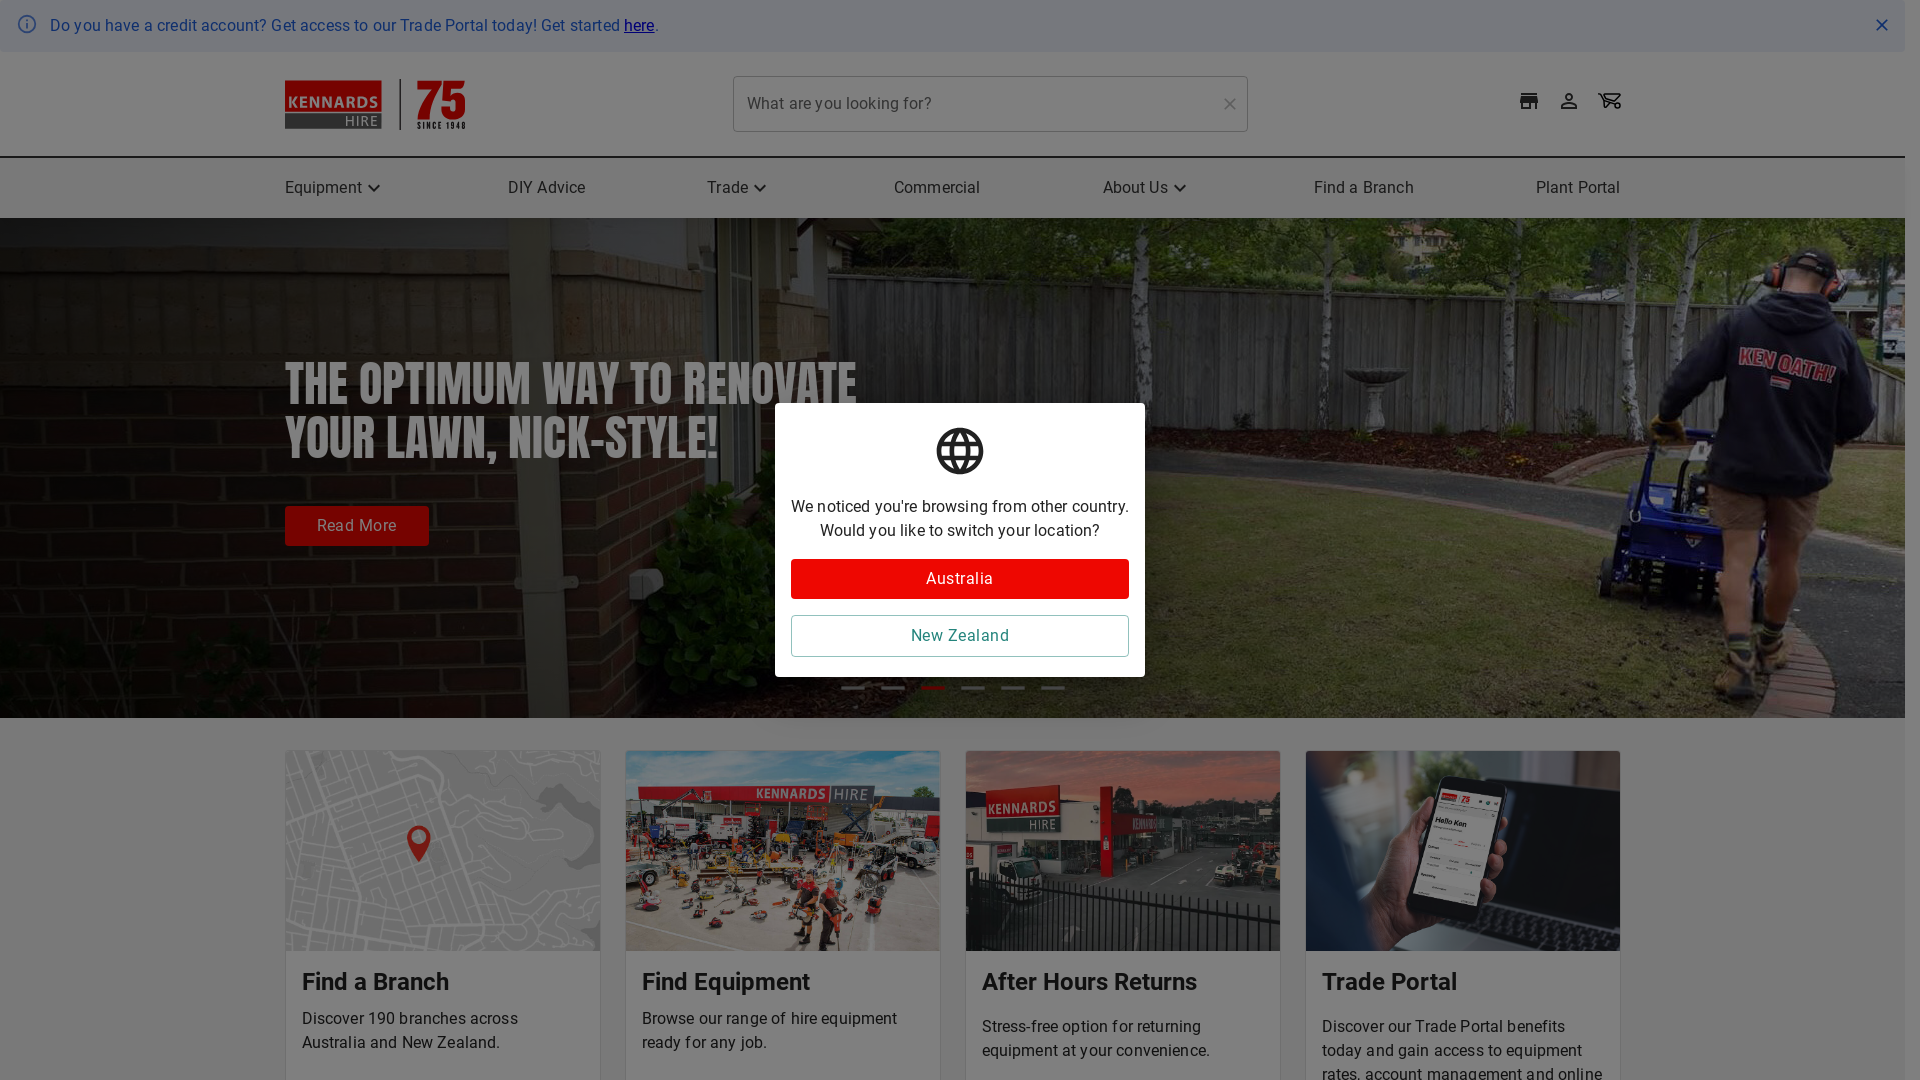 The height and width of the screenshot is (1080, 1920). I want to click on 'New Zealand', so click(960, 636).